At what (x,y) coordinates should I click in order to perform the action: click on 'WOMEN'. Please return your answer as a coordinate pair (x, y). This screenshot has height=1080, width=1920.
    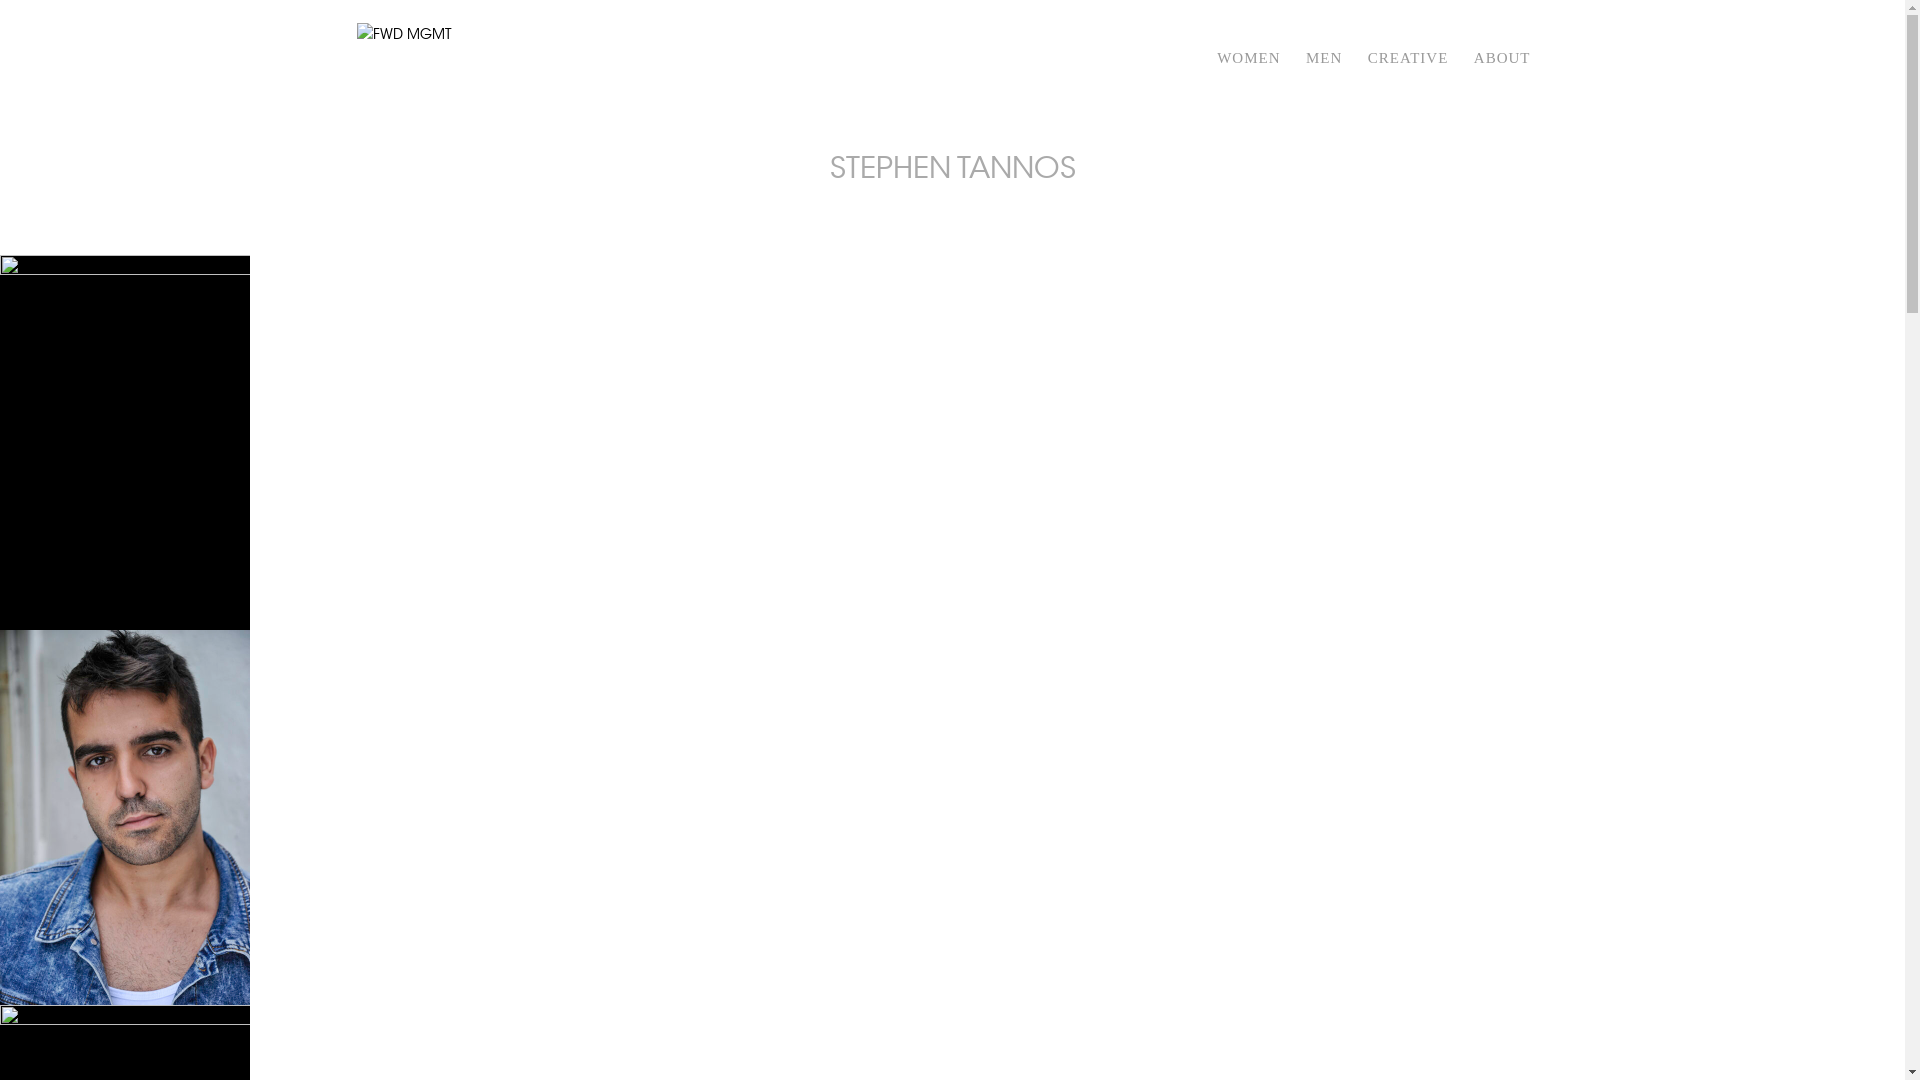
    Looking at the image, I should click on (1247, 82).